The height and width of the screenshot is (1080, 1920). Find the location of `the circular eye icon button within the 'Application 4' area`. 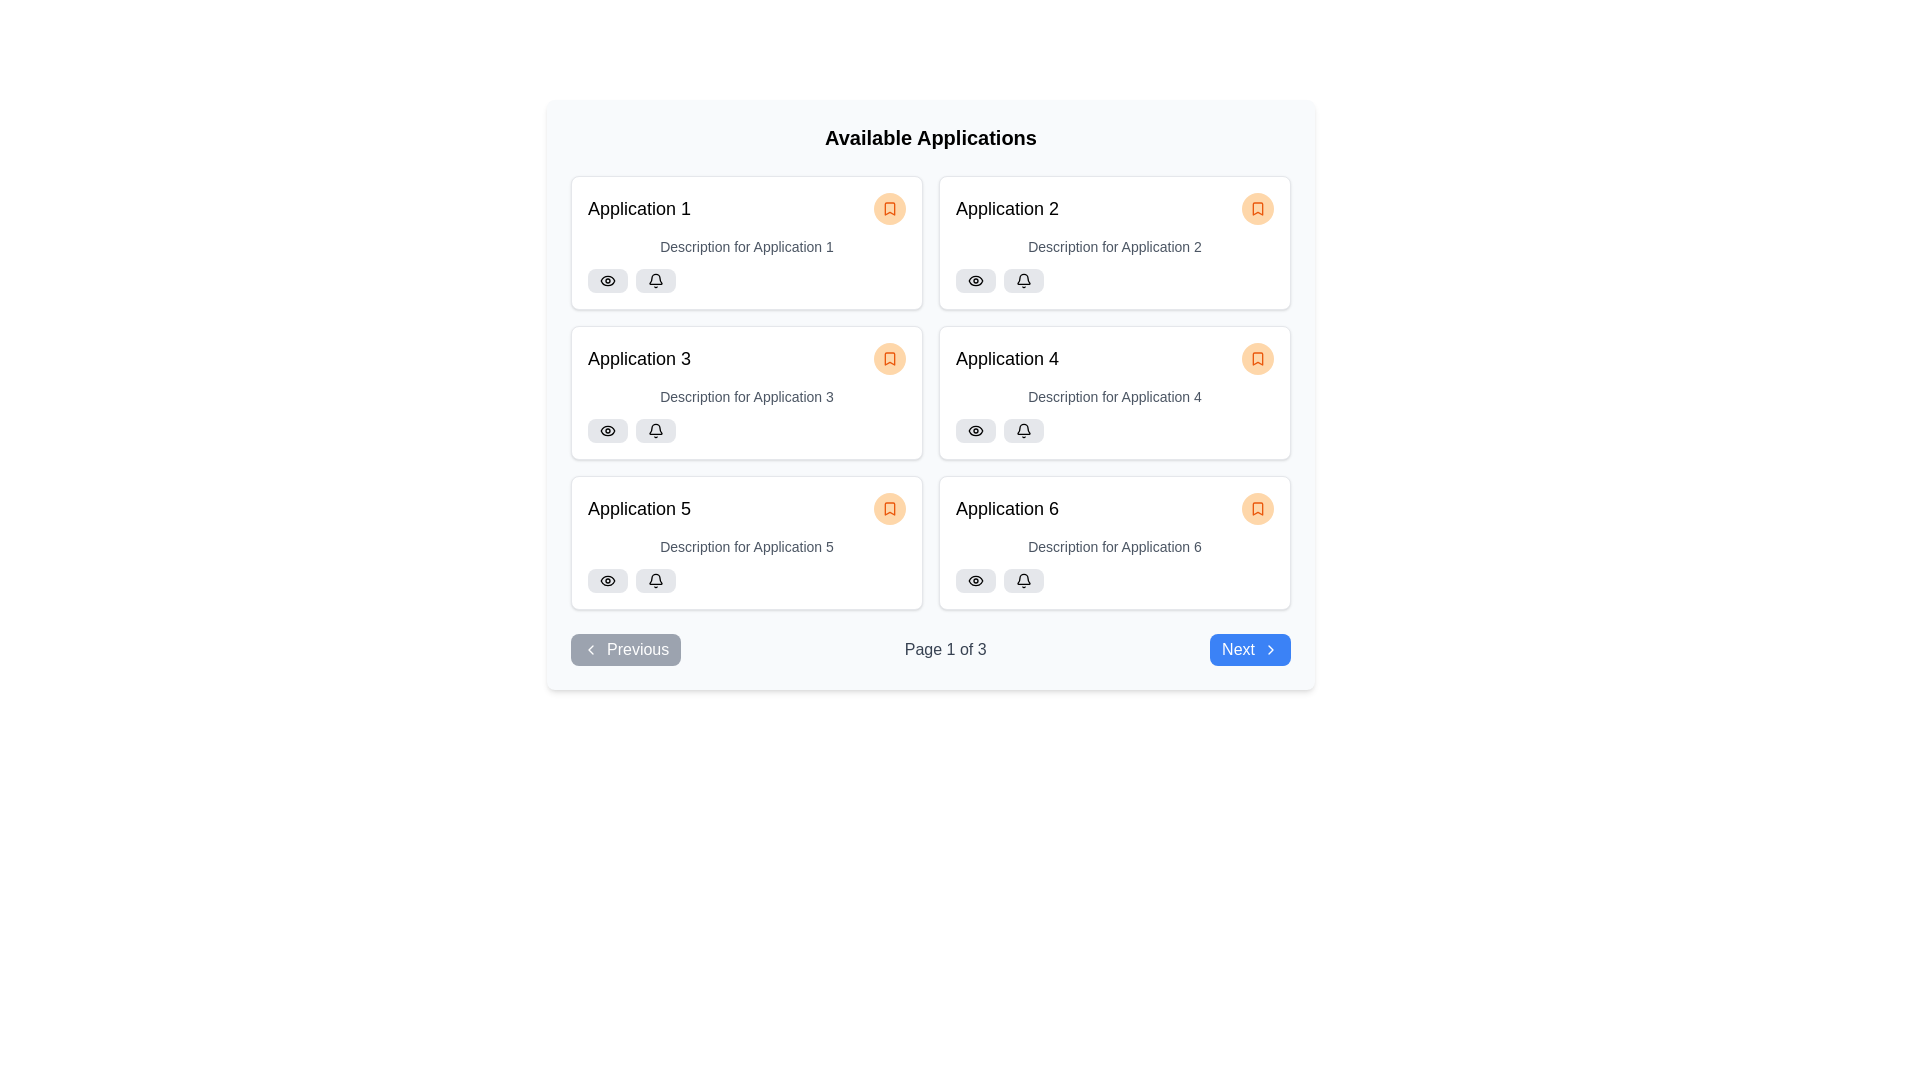

the circular eye icon button within the 'Application 4' area is located at coordinates (975, 430).